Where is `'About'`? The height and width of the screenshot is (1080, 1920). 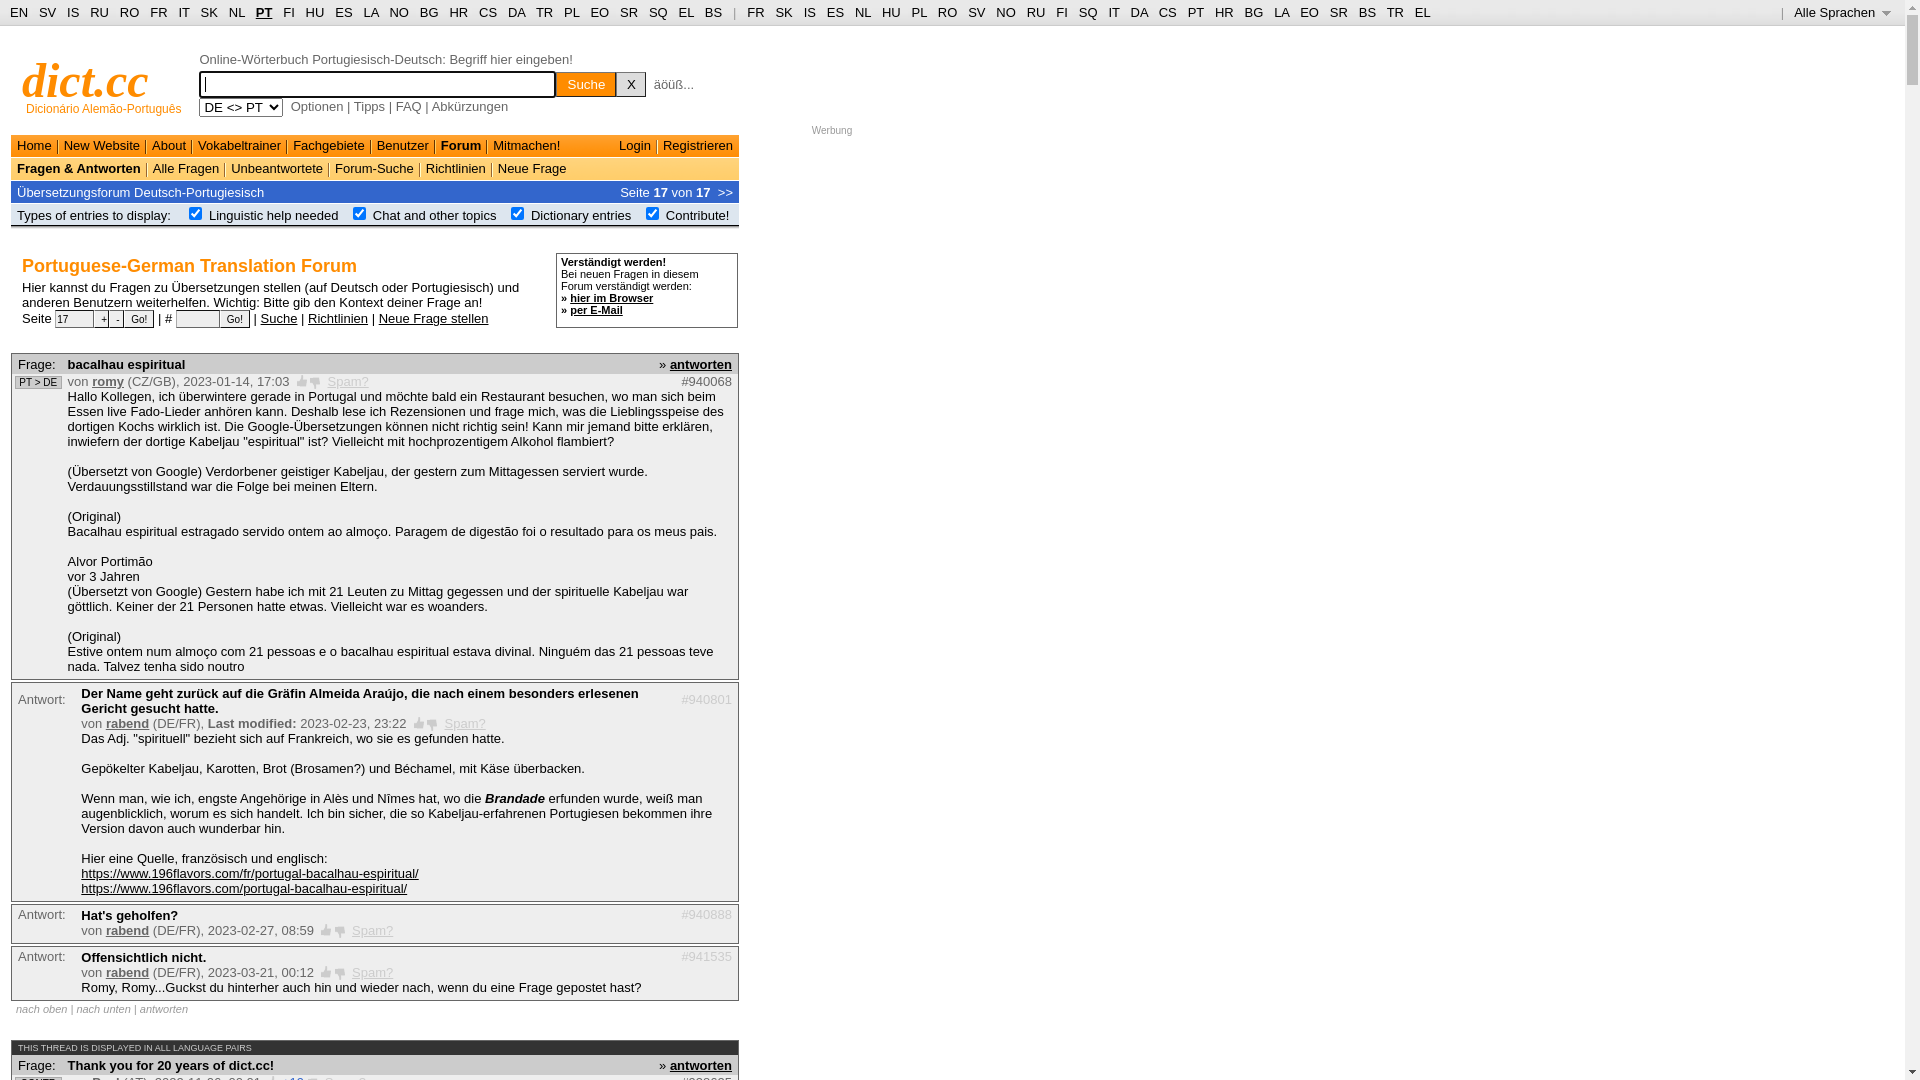
'About' is located at coordinates (151, 144).